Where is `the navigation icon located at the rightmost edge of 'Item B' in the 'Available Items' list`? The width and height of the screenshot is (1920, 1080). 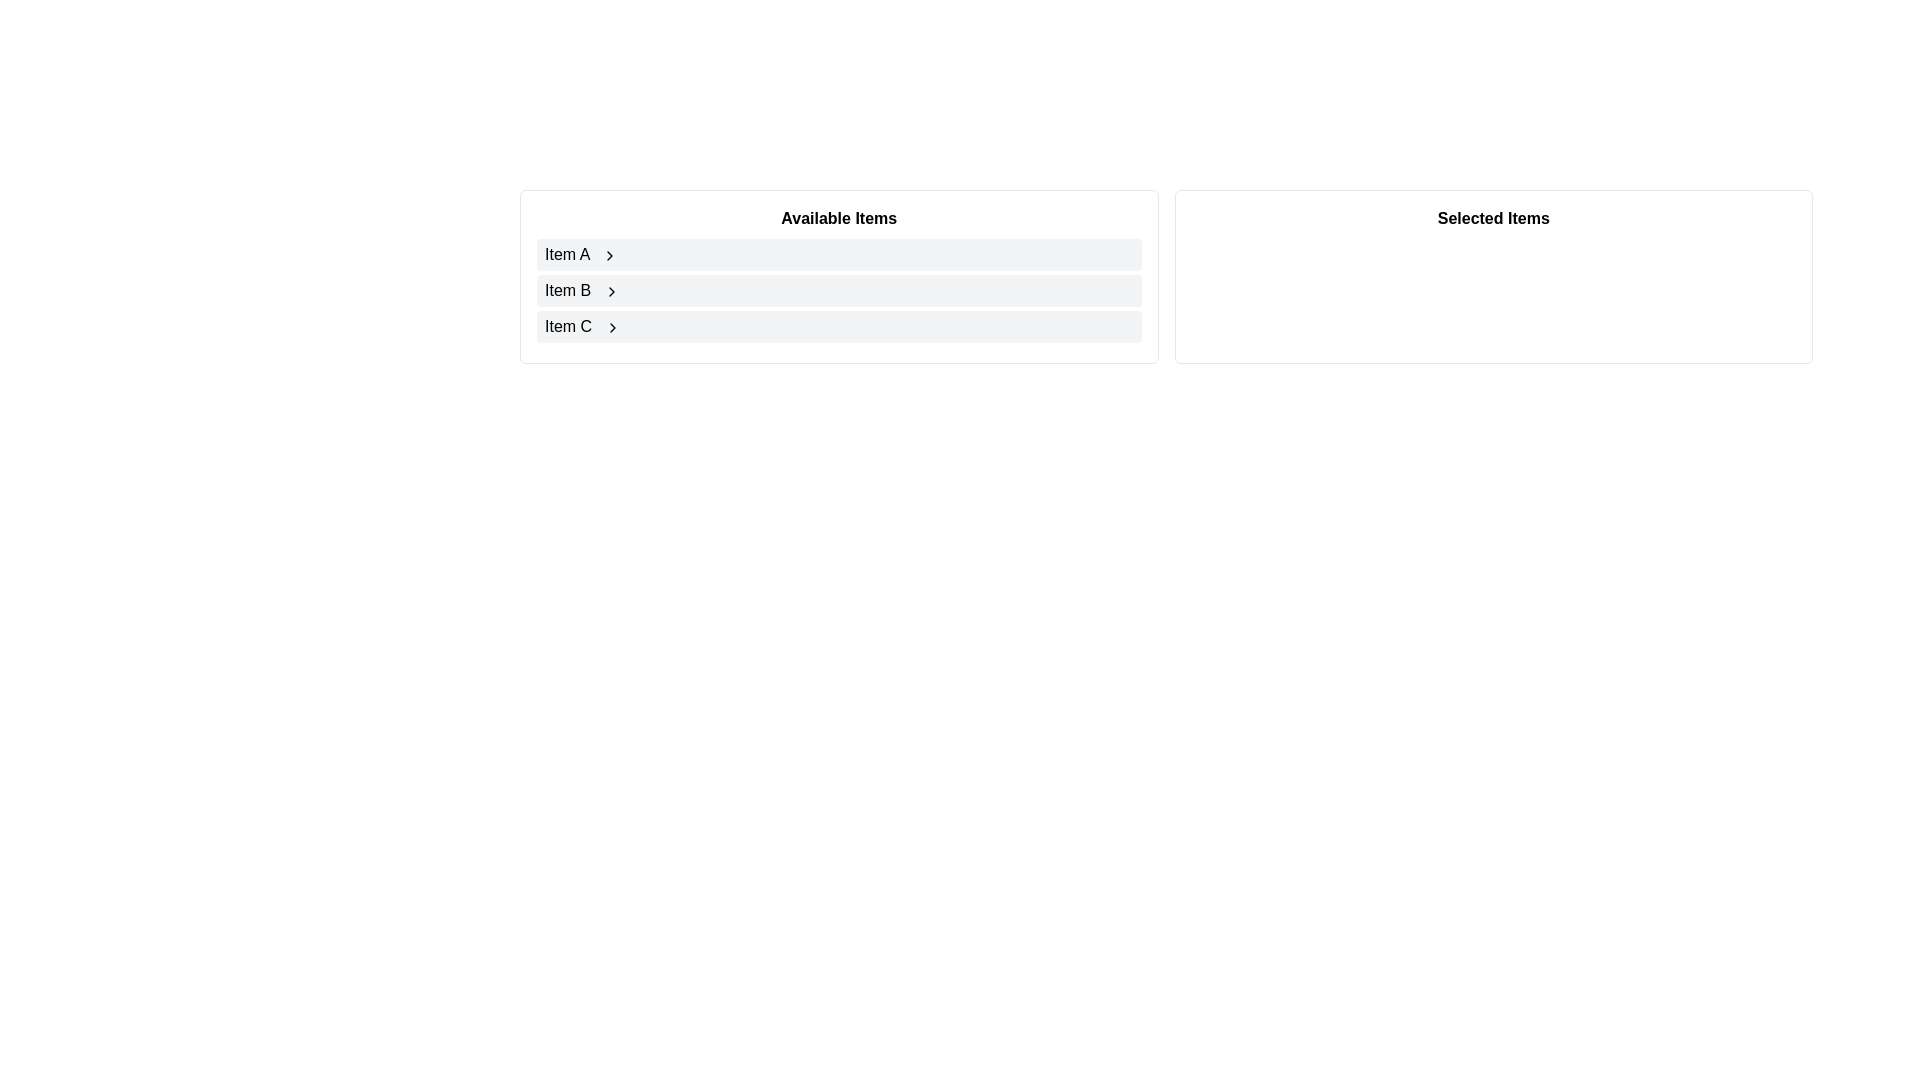
the navigation icon located at the rightmost edge of 'Item B' in the 'Available Items' list is located at coordinates (610, 291).